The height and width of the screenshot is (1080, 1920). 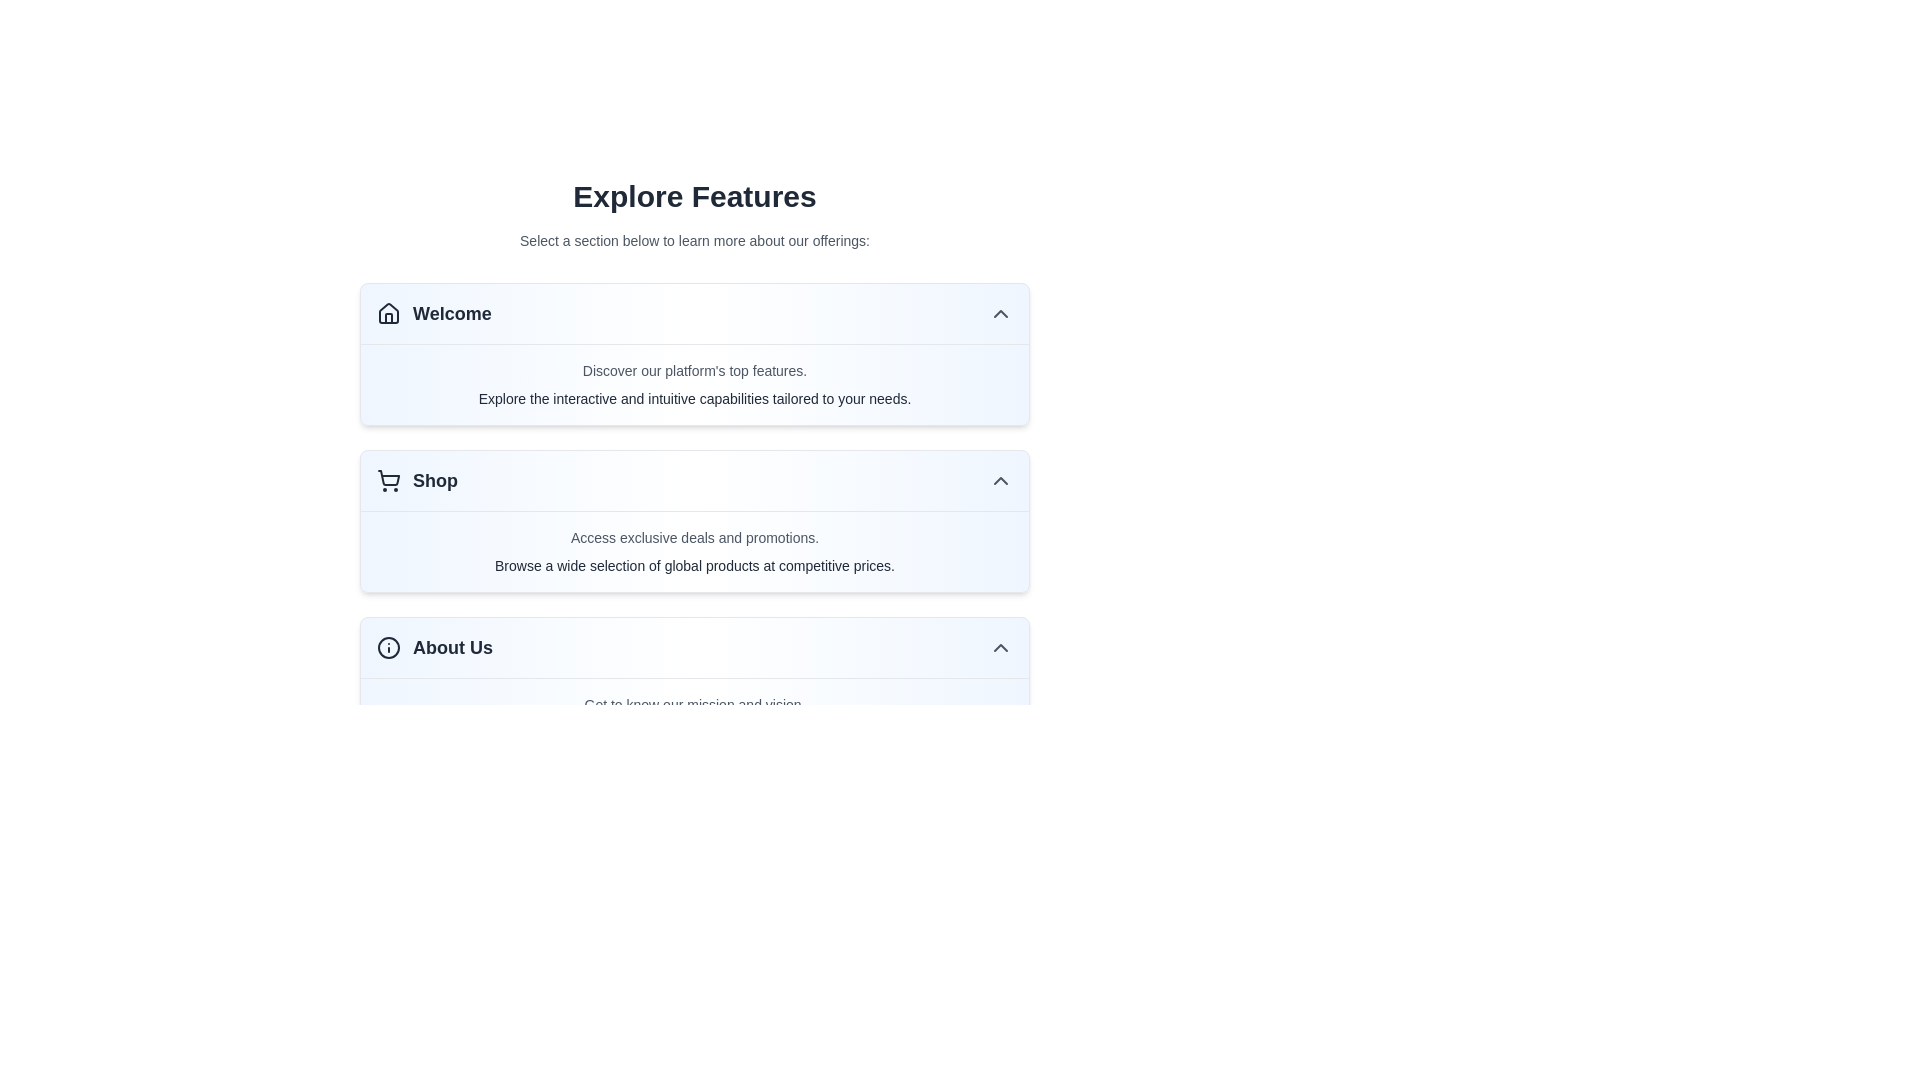 I want to click on the house icon located in the 'Welcome' section, which features a dark gray minimalistic design with a rectangular door, positioned to the left of the text 'Welcome', so click(x=388, y=313).